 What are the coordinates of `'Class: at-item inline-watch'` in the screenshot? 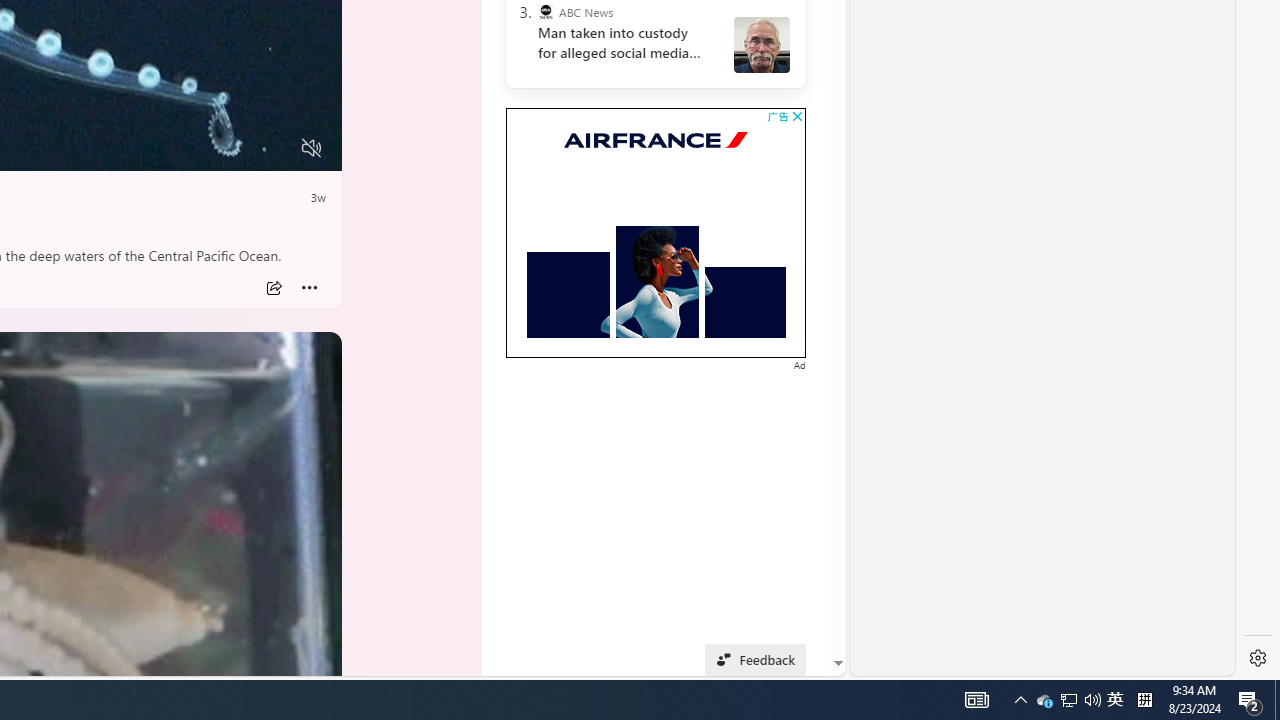 It's located at (309, 288).